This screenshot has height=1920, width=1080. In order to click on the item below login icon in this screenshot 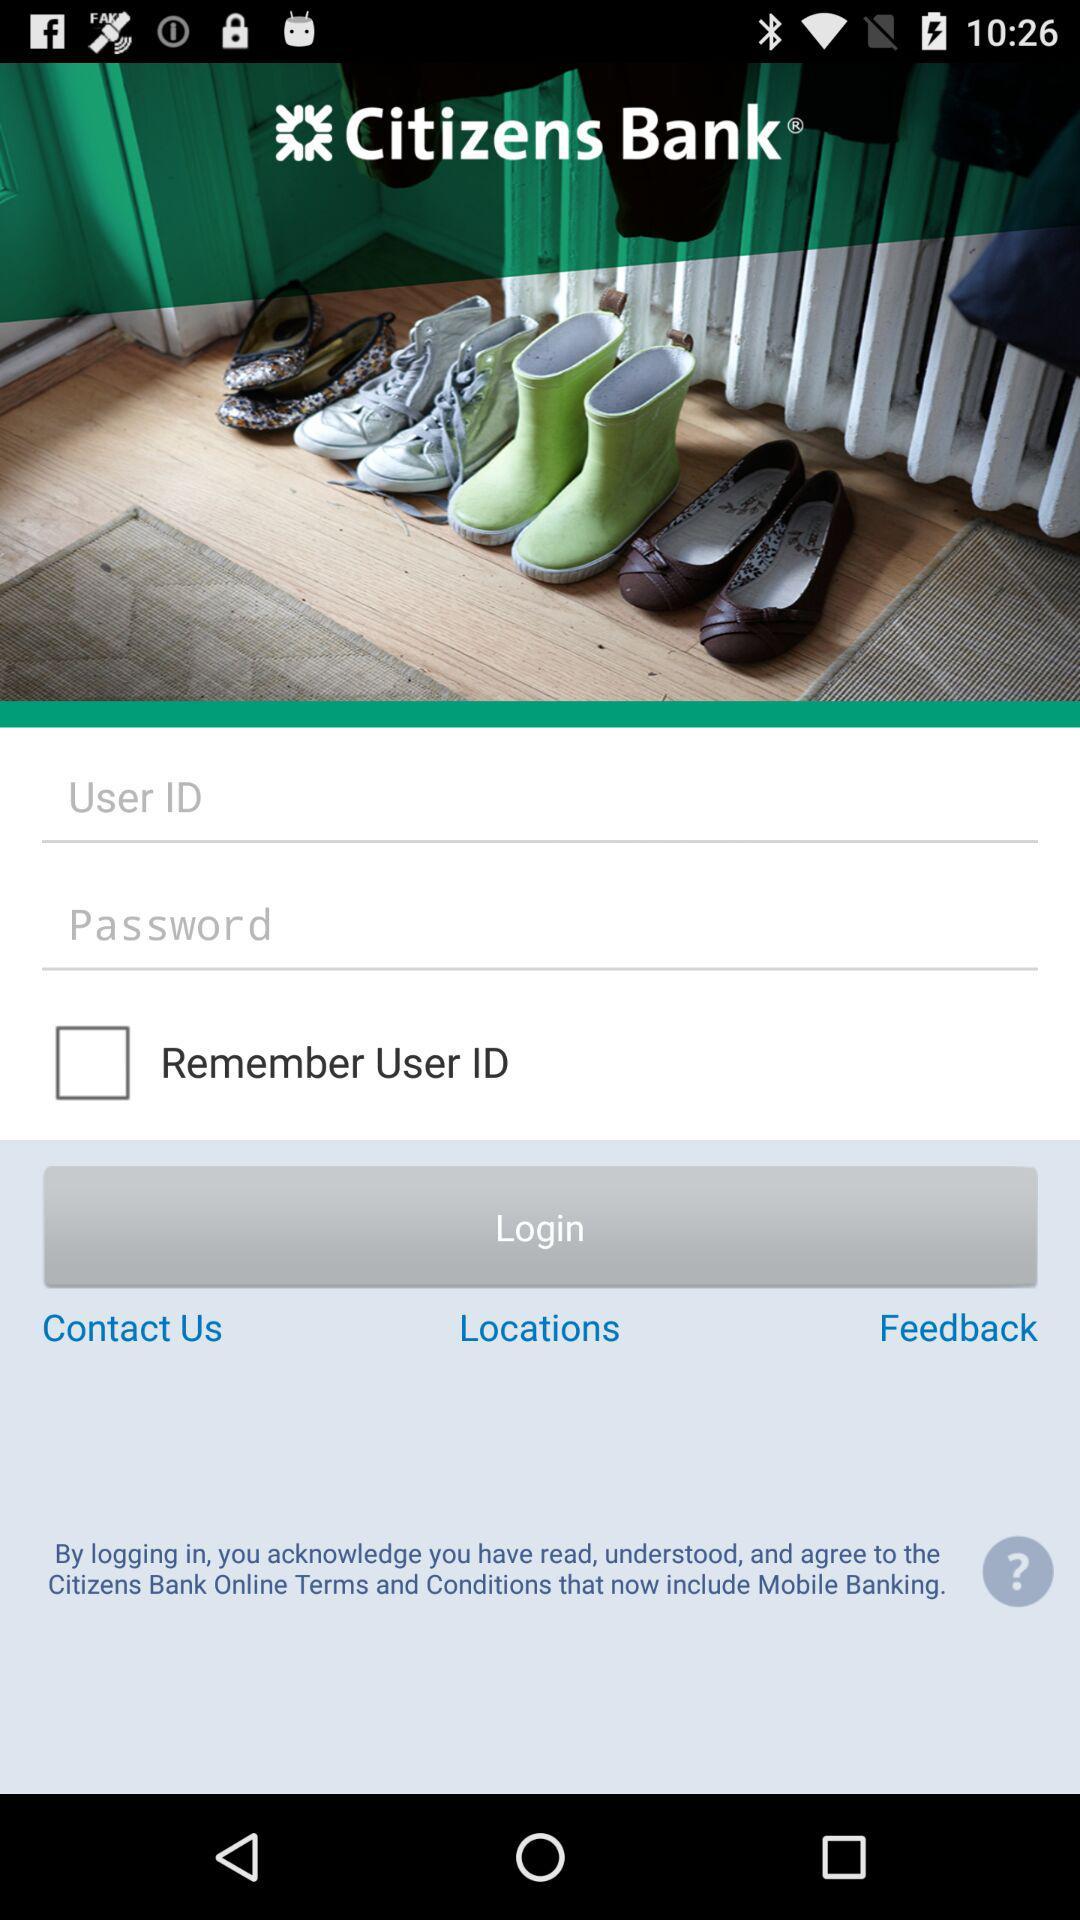, I will do `click(207, 1326)`.